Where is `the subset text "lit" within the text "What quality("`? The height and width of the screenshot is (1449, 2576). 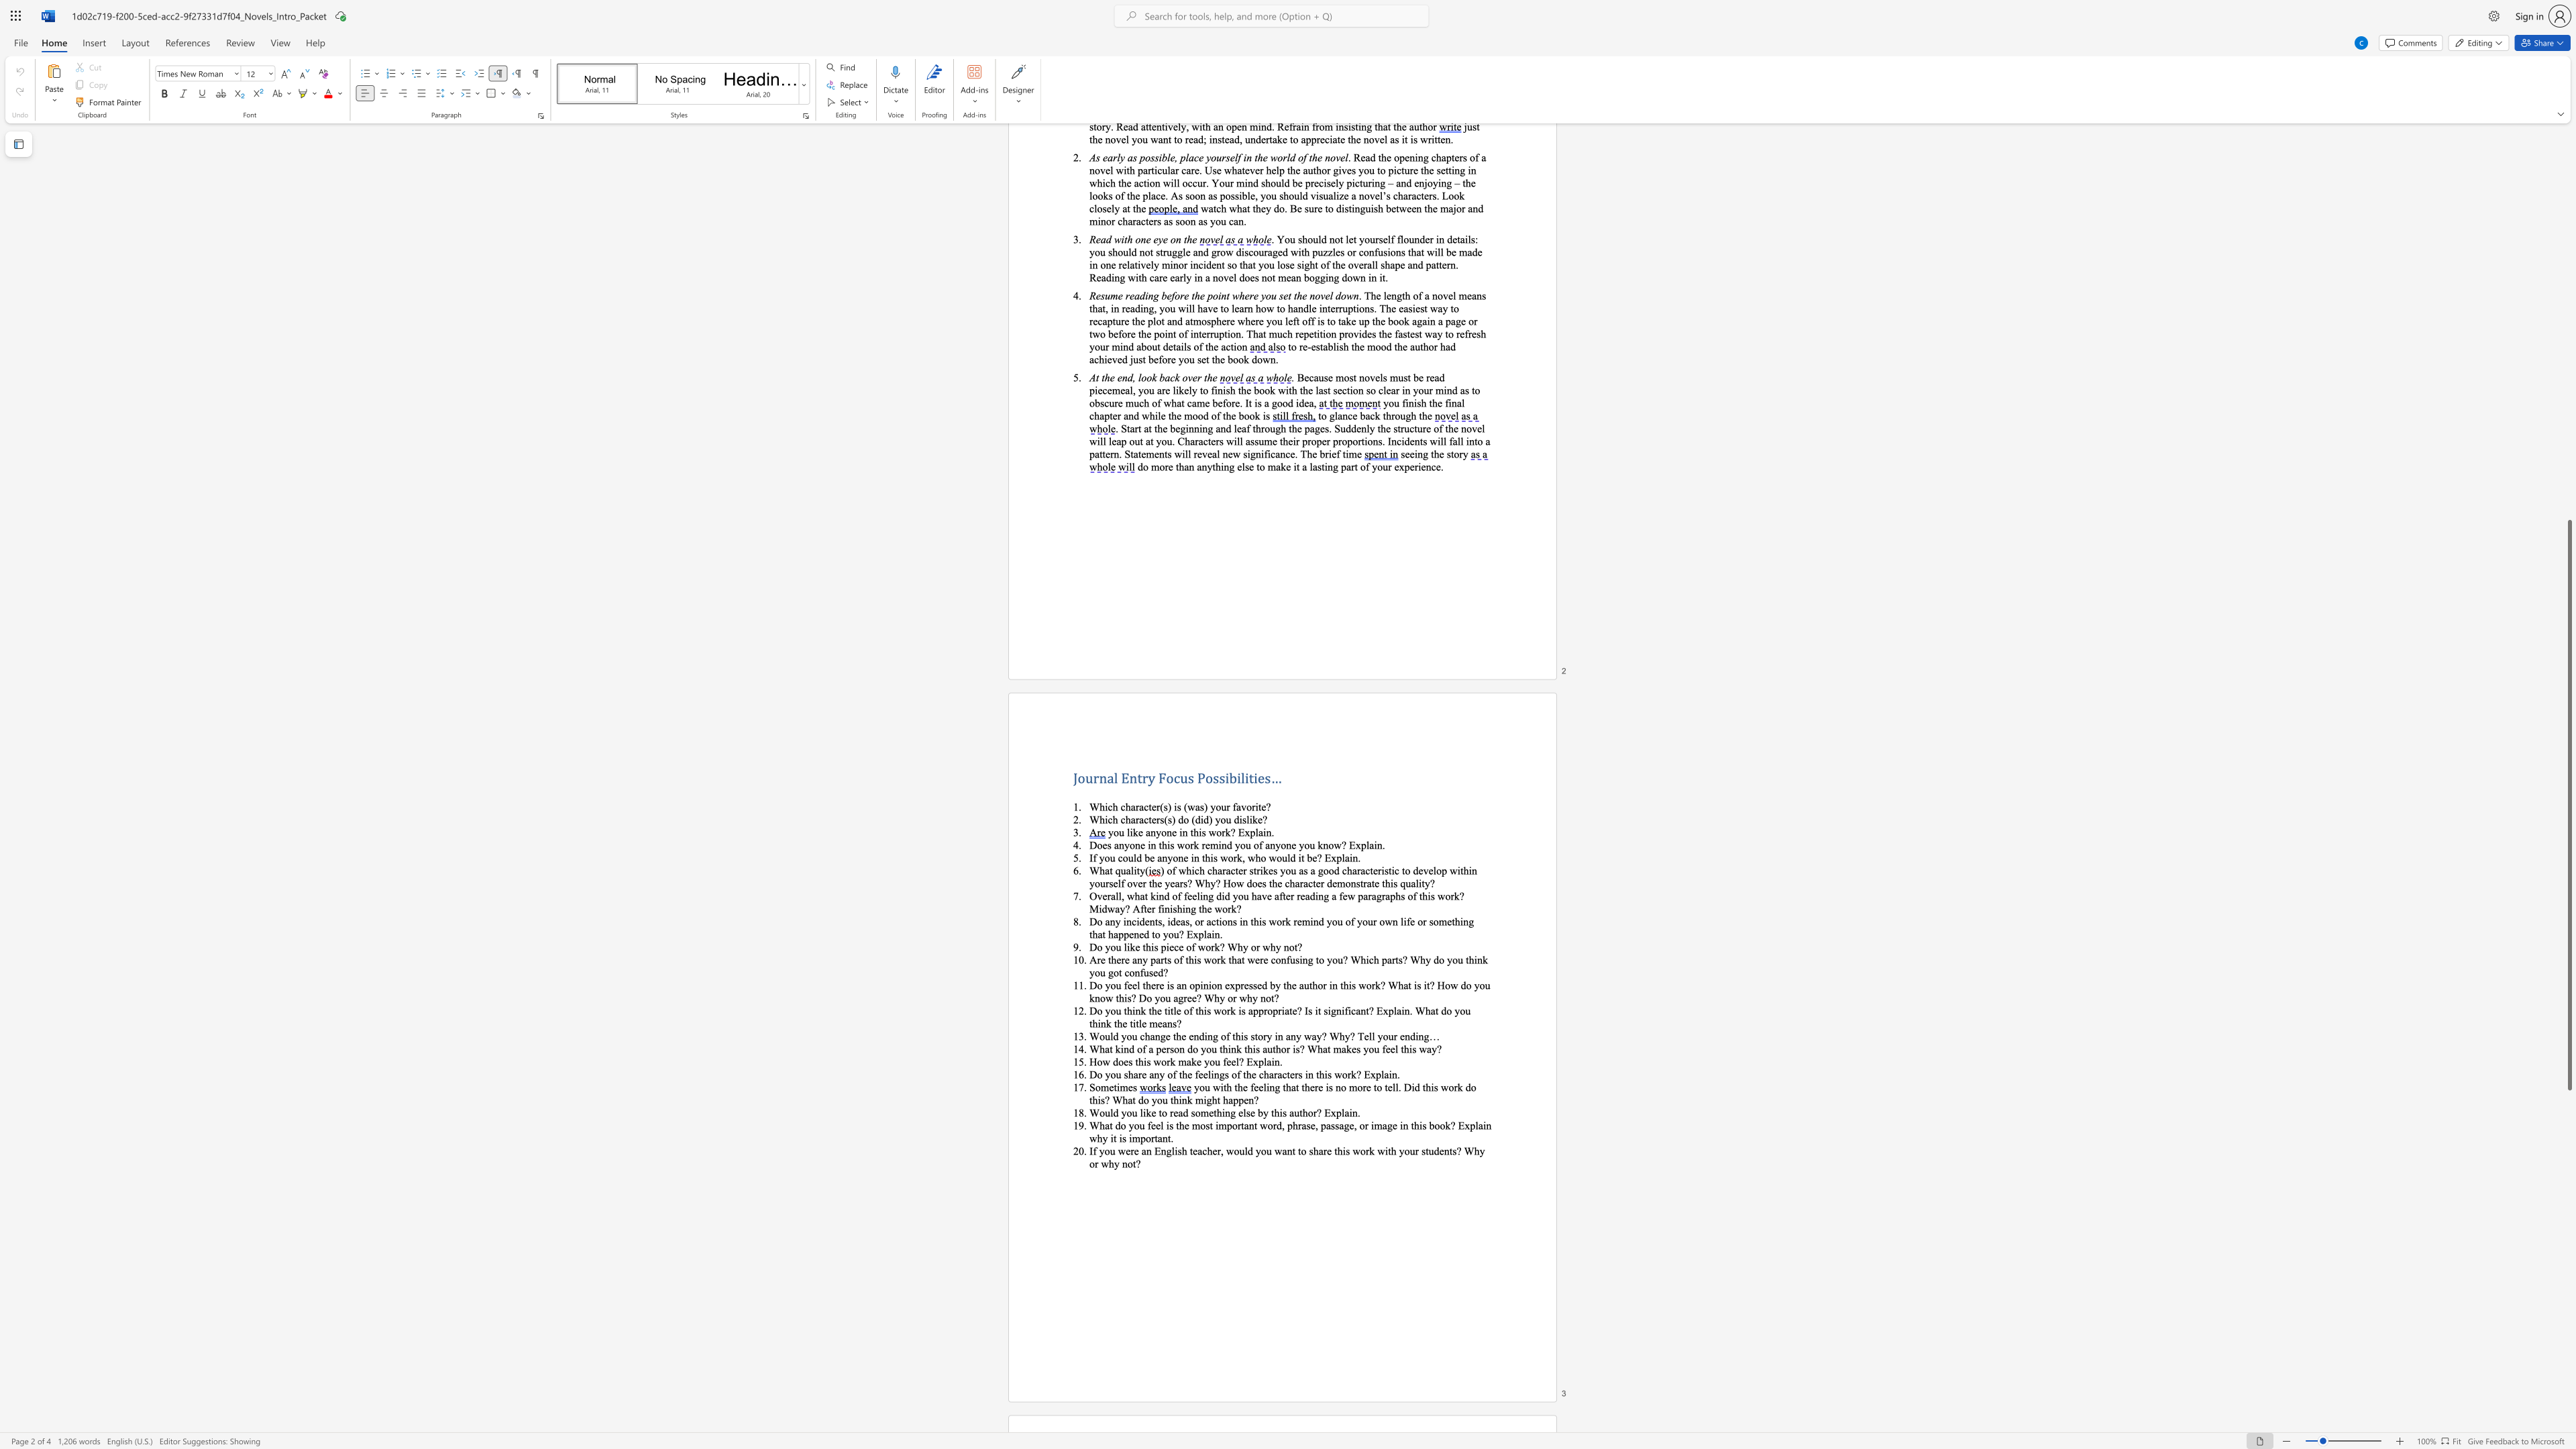
the subset text "lit" within the text "What quality(" is located at coordinates (1129, 869).